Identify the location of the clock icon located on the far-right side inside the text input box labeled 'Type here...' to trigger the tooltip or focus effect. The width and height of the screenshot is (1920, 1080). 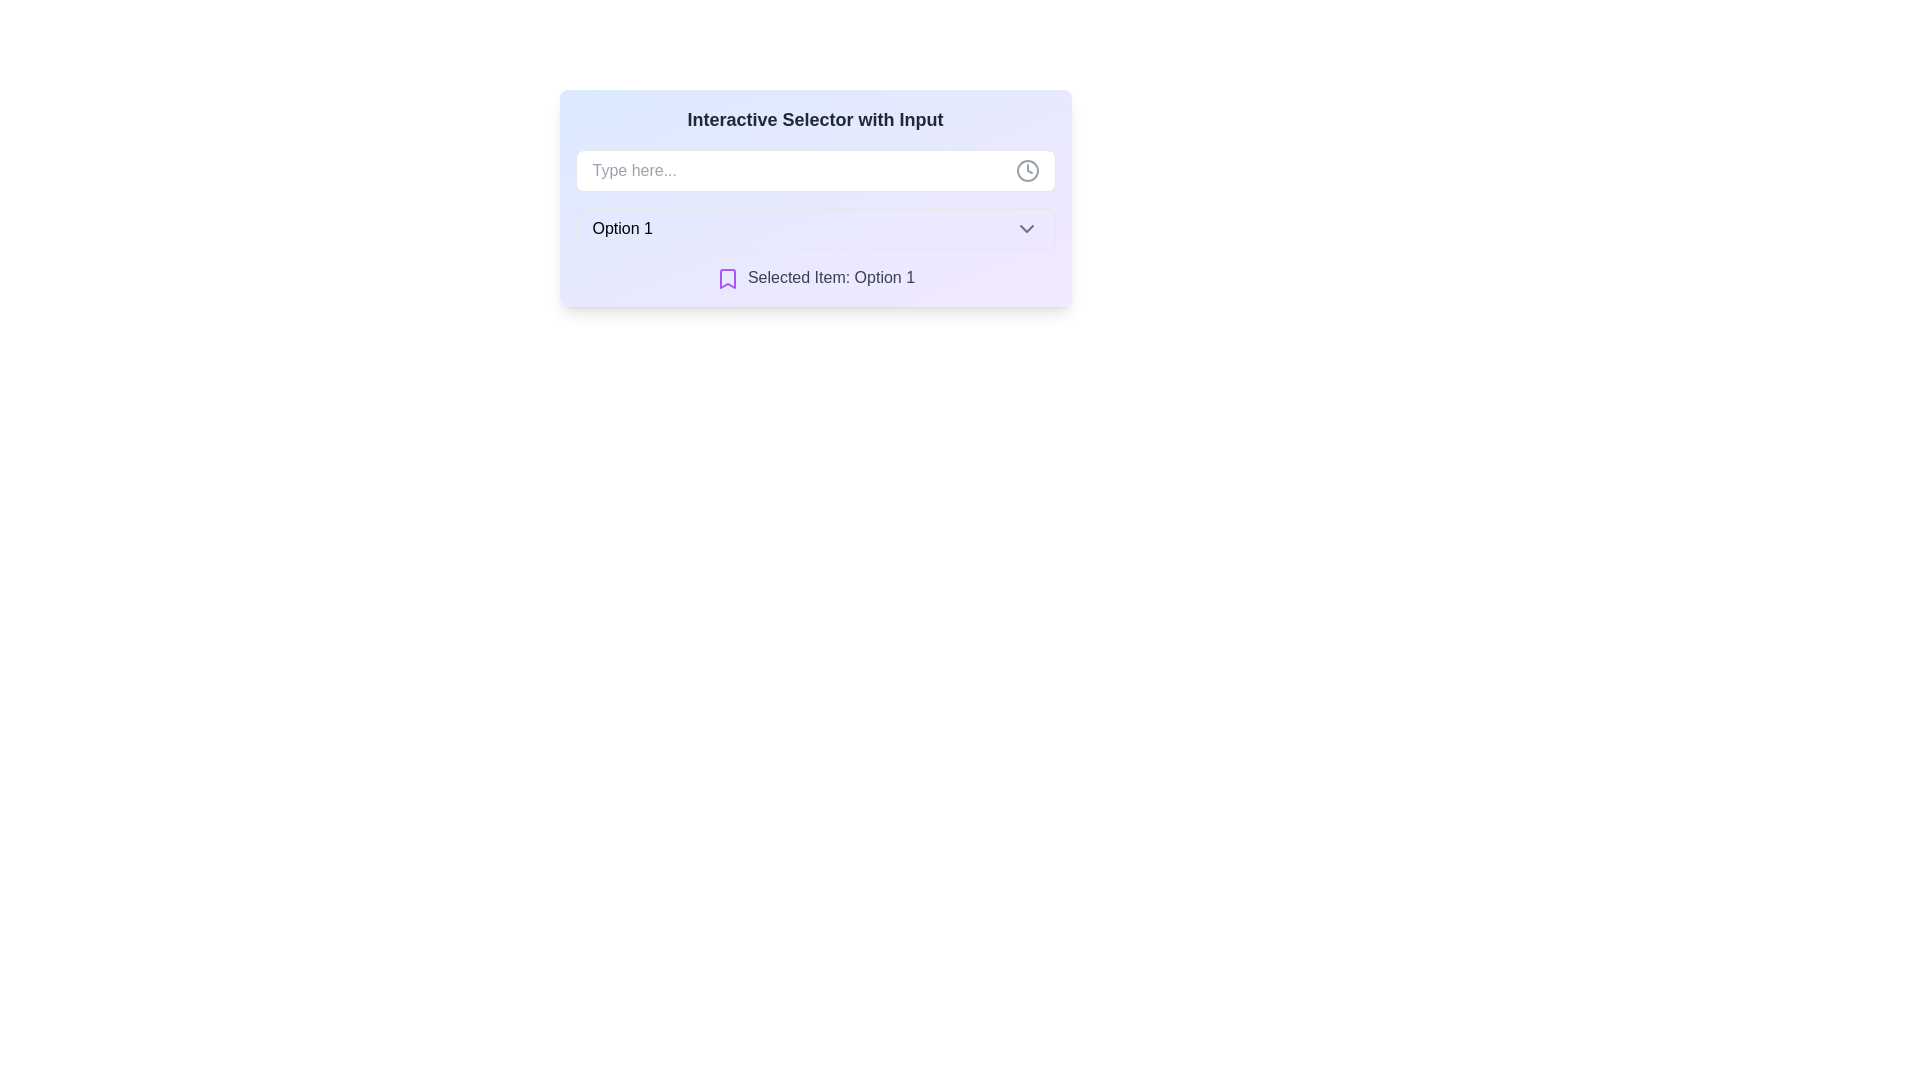
(1027, 169).